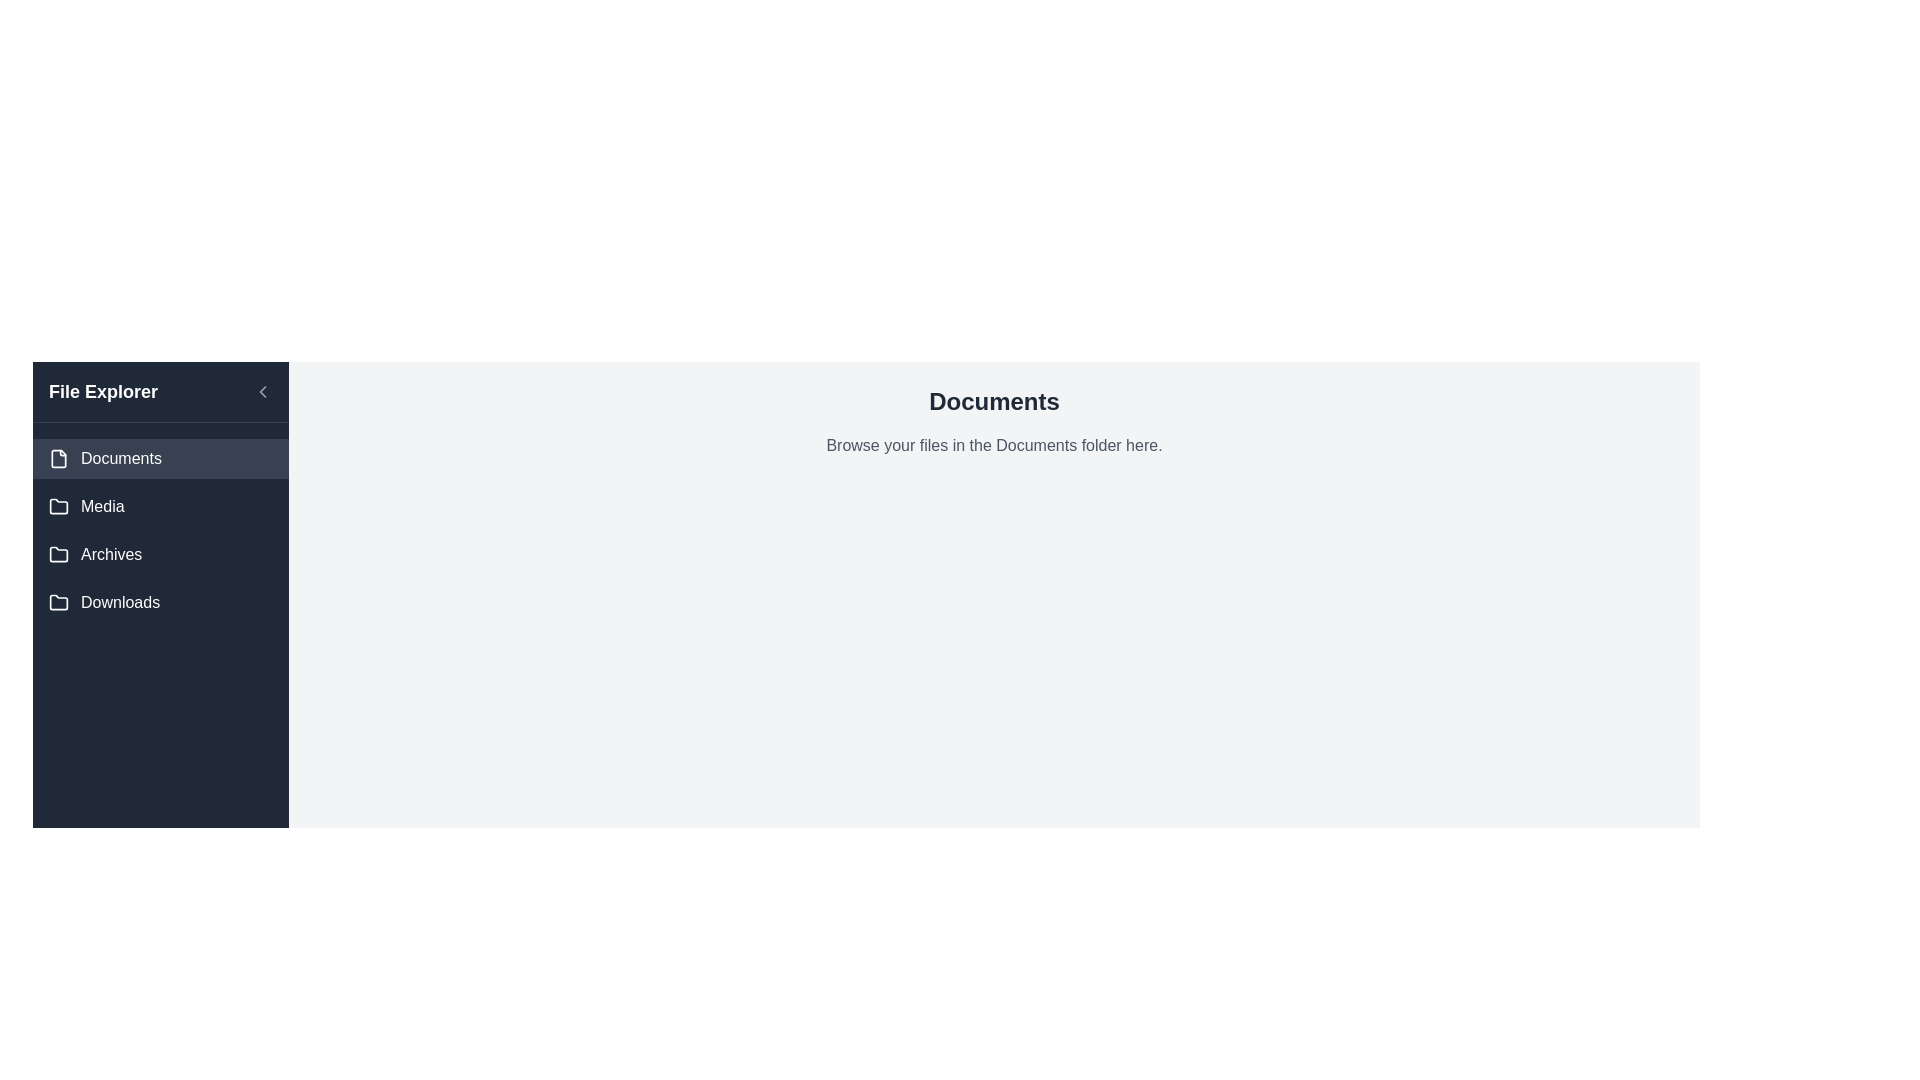 Image resolution: width=1920 pixels, height=1080 pixels. I want to click on the static text element that describes browsing files in the 'Documents' folder, located directly below the 'Documents' title, so click(994, 445).